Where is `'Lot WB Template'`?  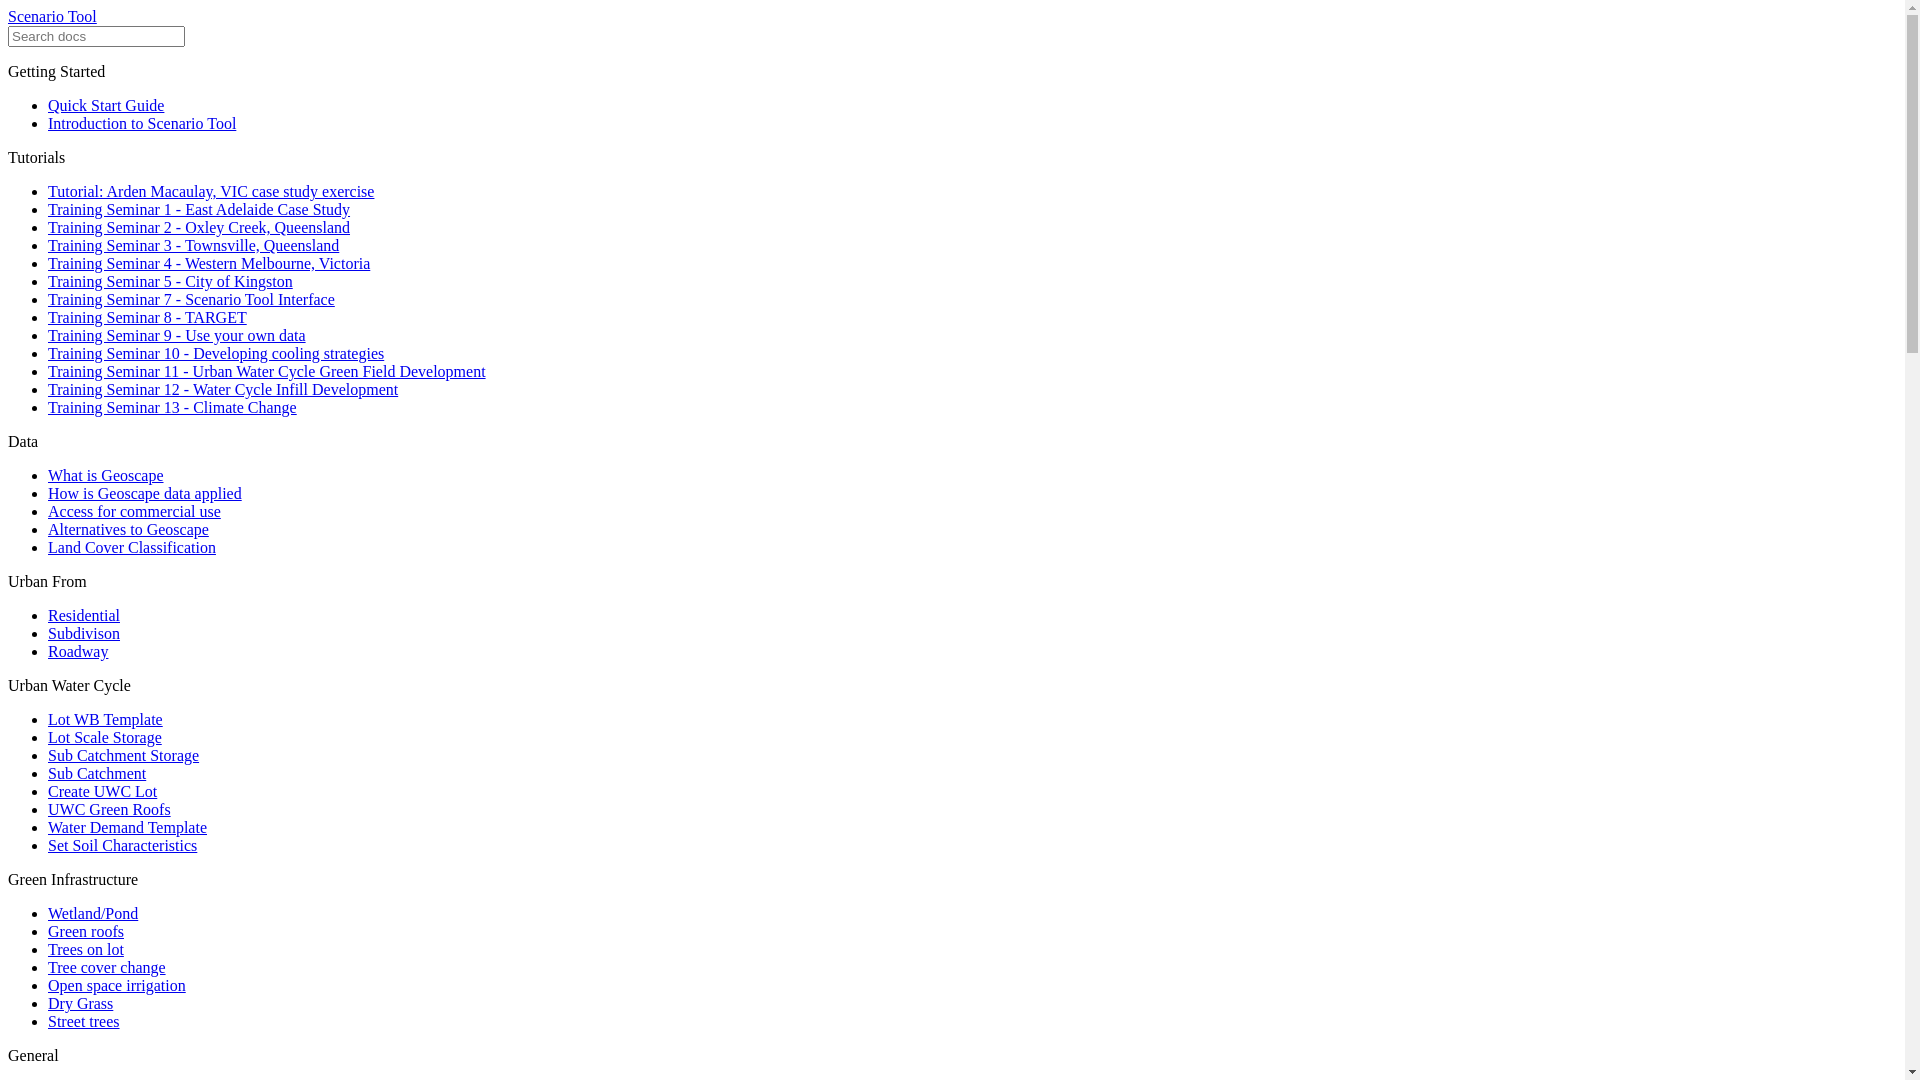
'Lot WB Template' is located at coordinates (104, 718).